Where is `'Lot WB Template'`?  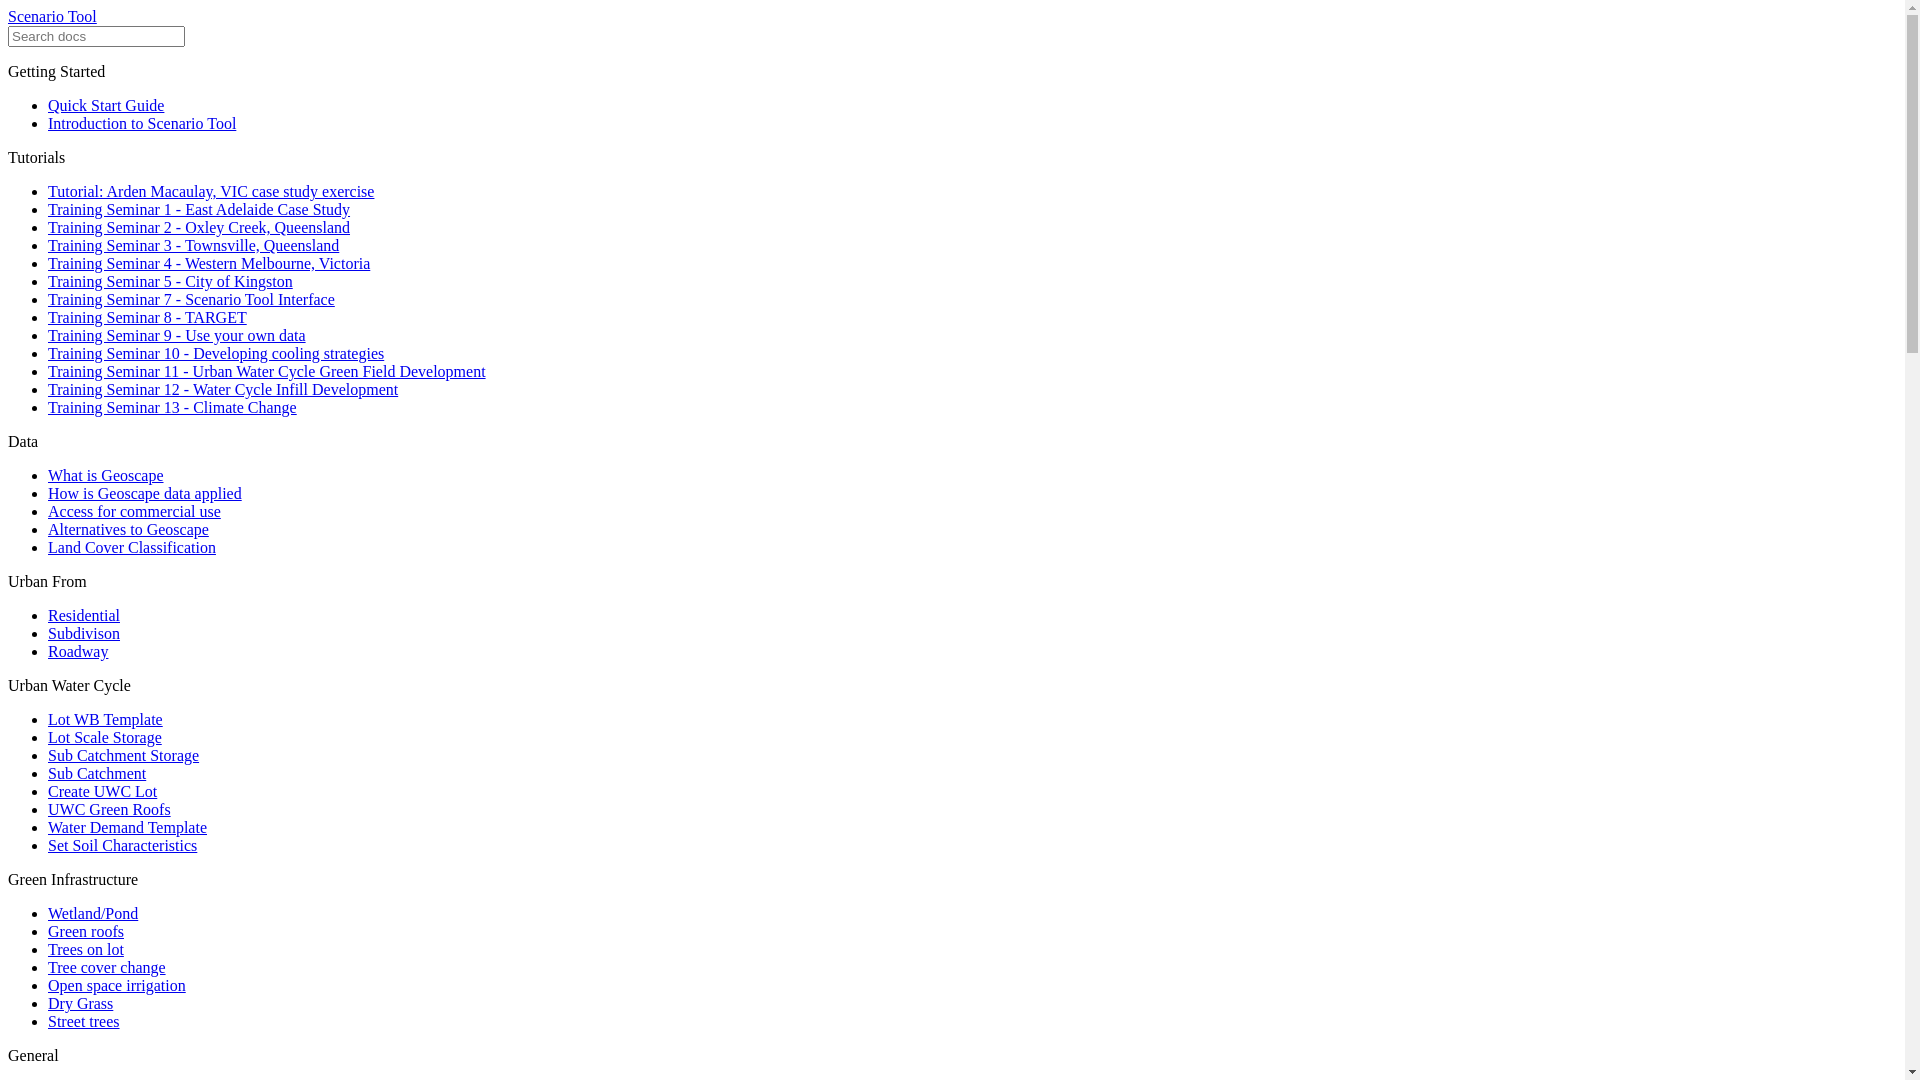
'Lot WB Template' is located at coordinates (104, 718).